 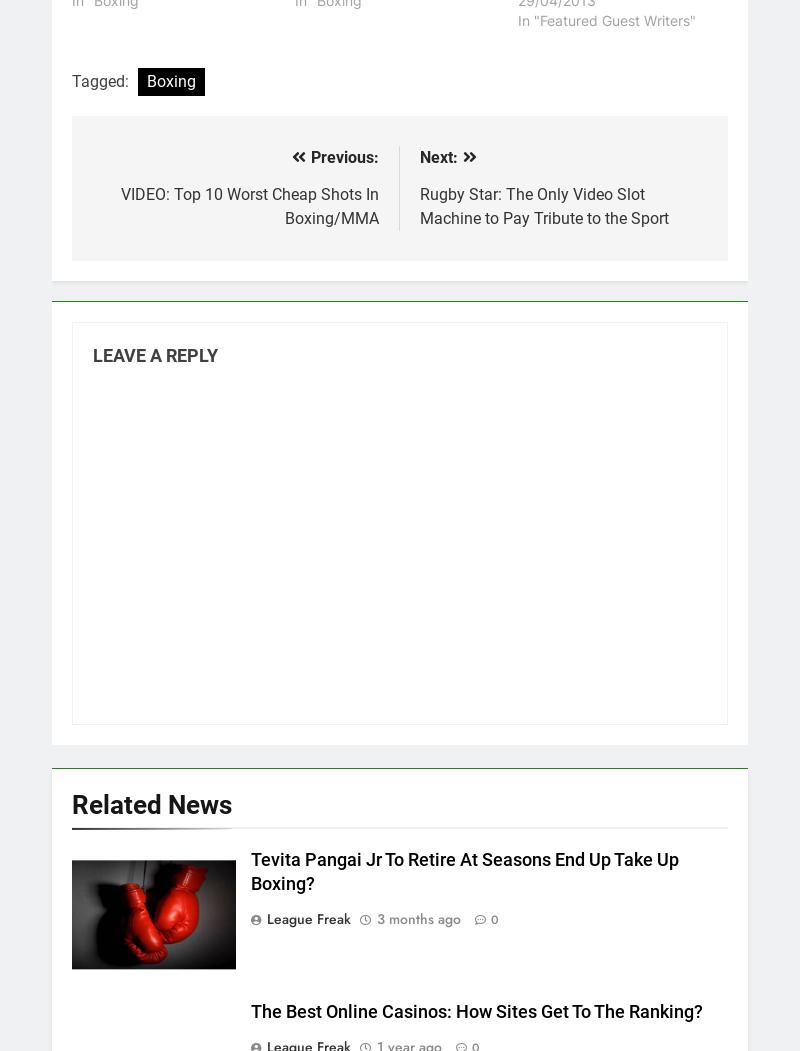 I want to click on 'Watch NRL Games Online In 2022 – Where To Watch NRL Games Online And Streaming', so click(x=580, y=68).